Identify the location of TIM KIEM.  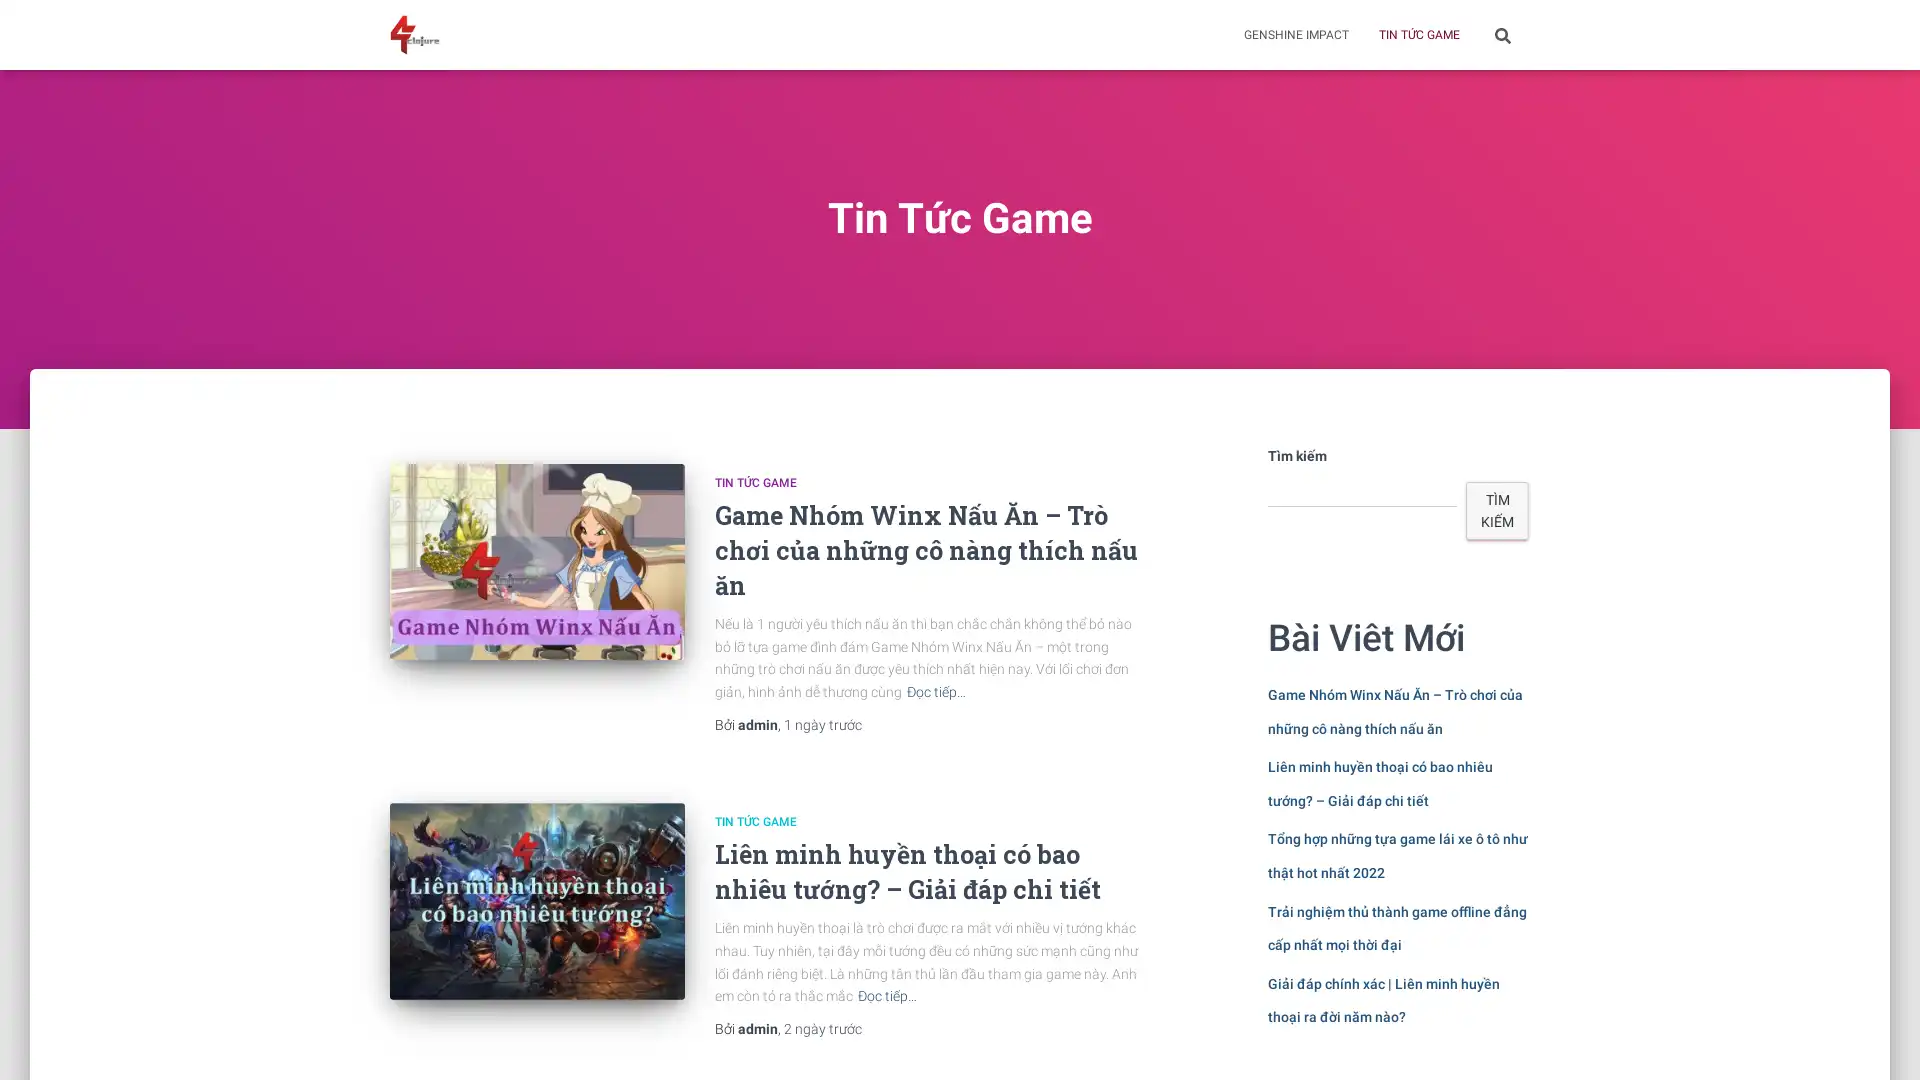
(1497, 509).